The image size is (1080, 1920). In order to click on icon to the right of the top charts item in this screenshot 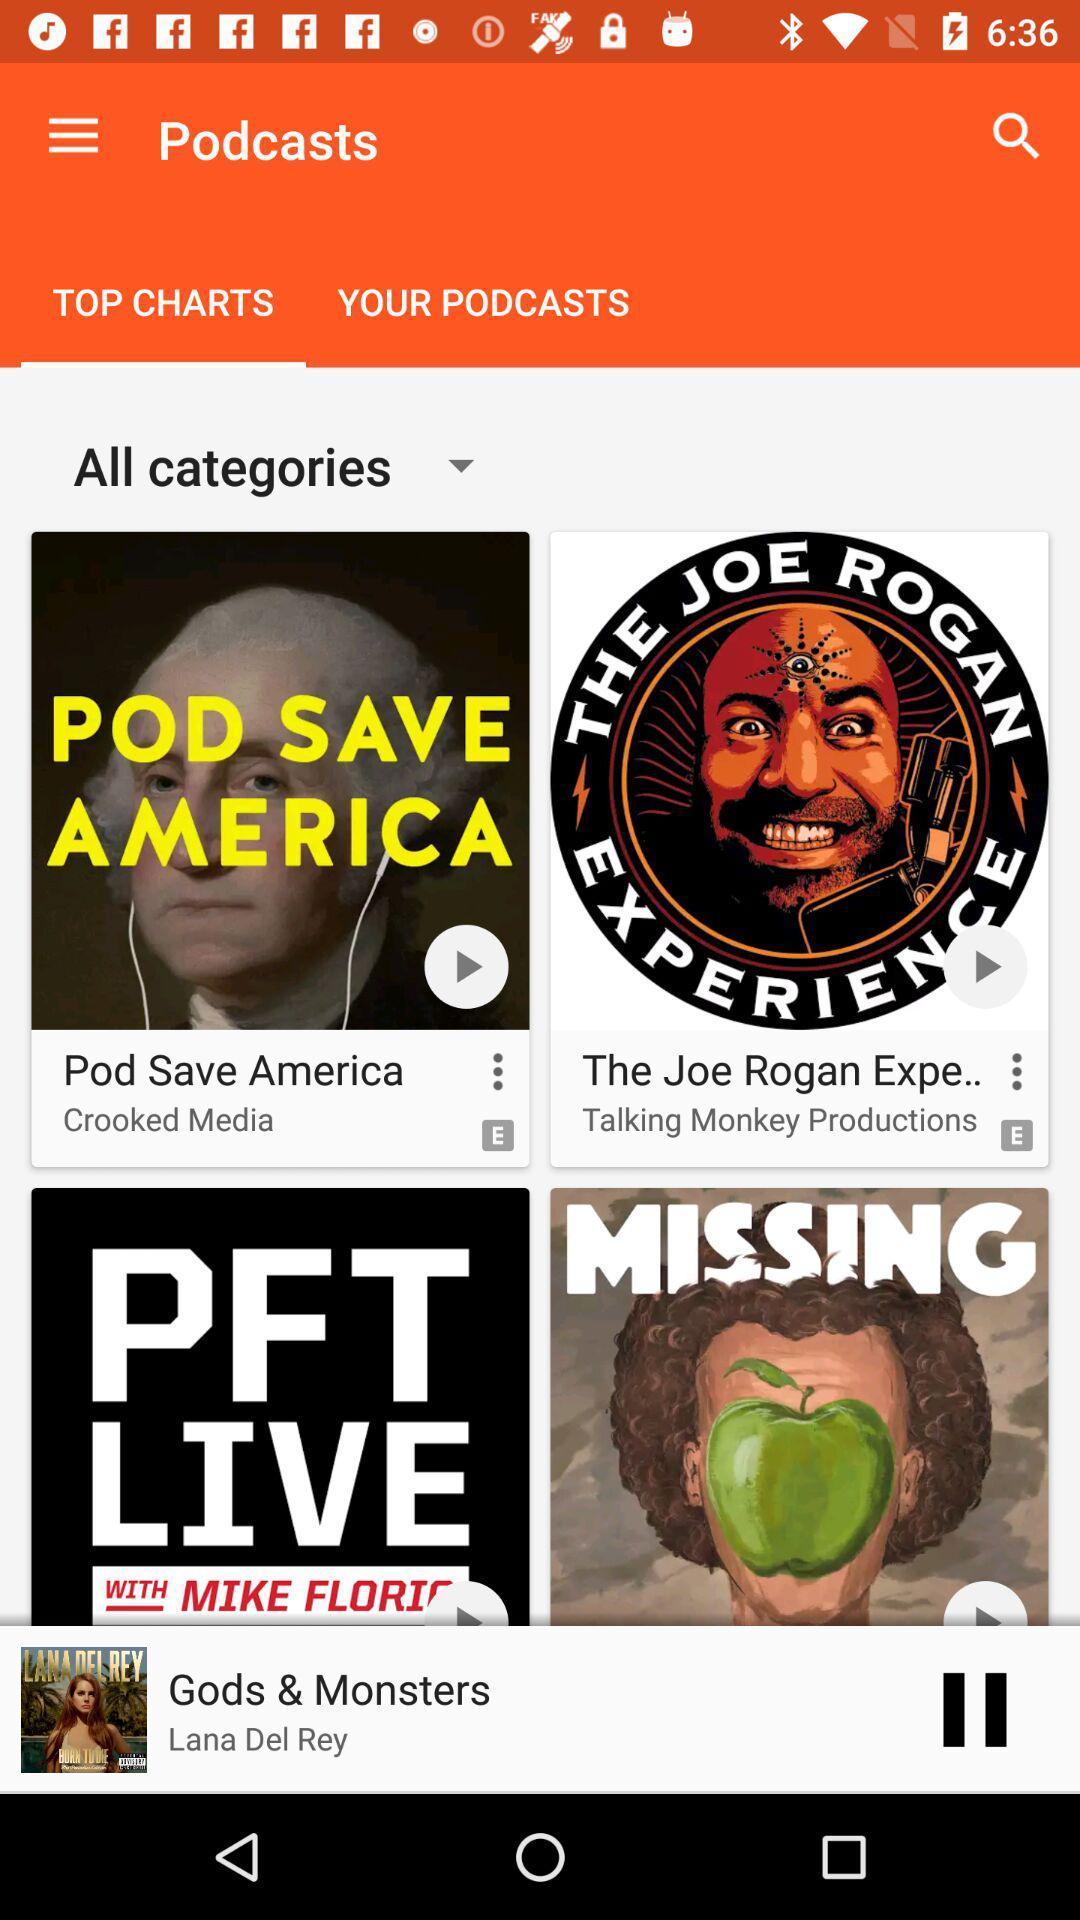, I will do `click(483, 303)`.